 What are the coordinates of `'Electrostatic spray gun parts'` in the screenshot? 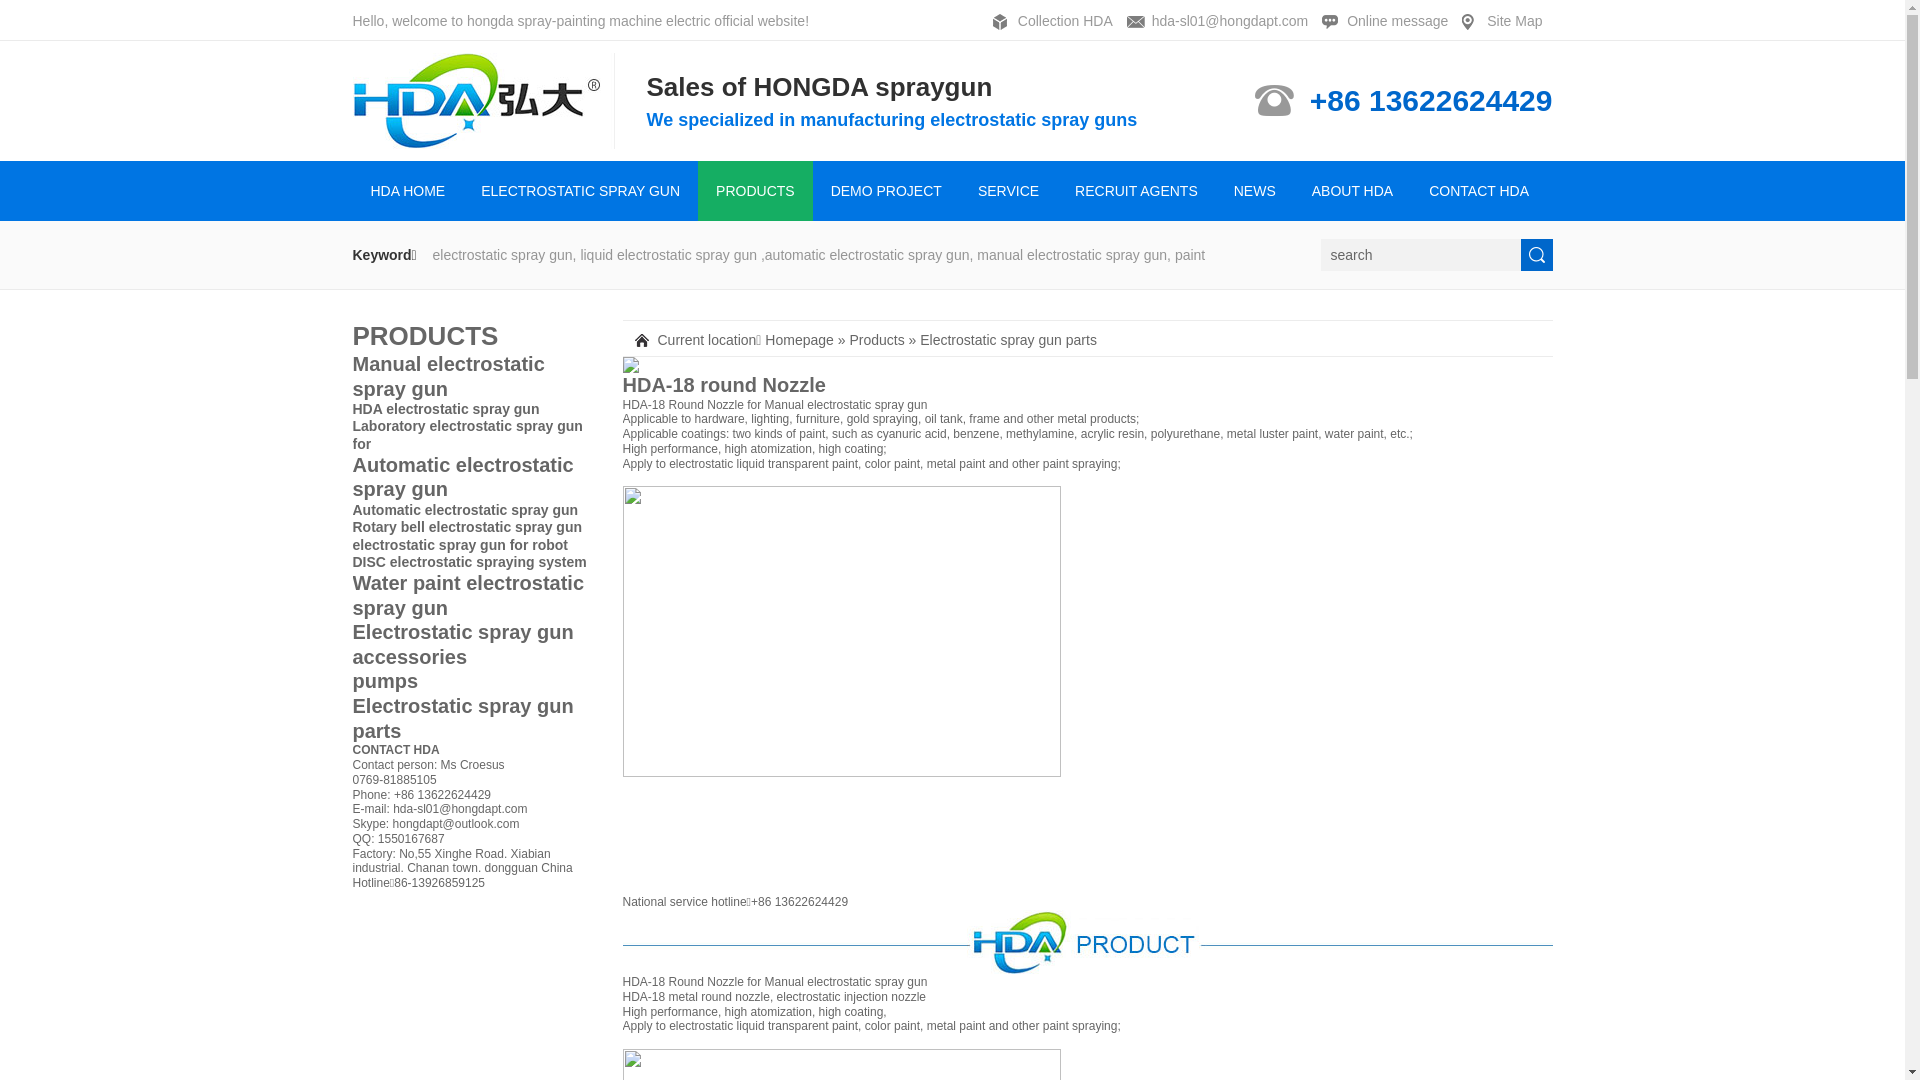 It's located at (1008, 338).